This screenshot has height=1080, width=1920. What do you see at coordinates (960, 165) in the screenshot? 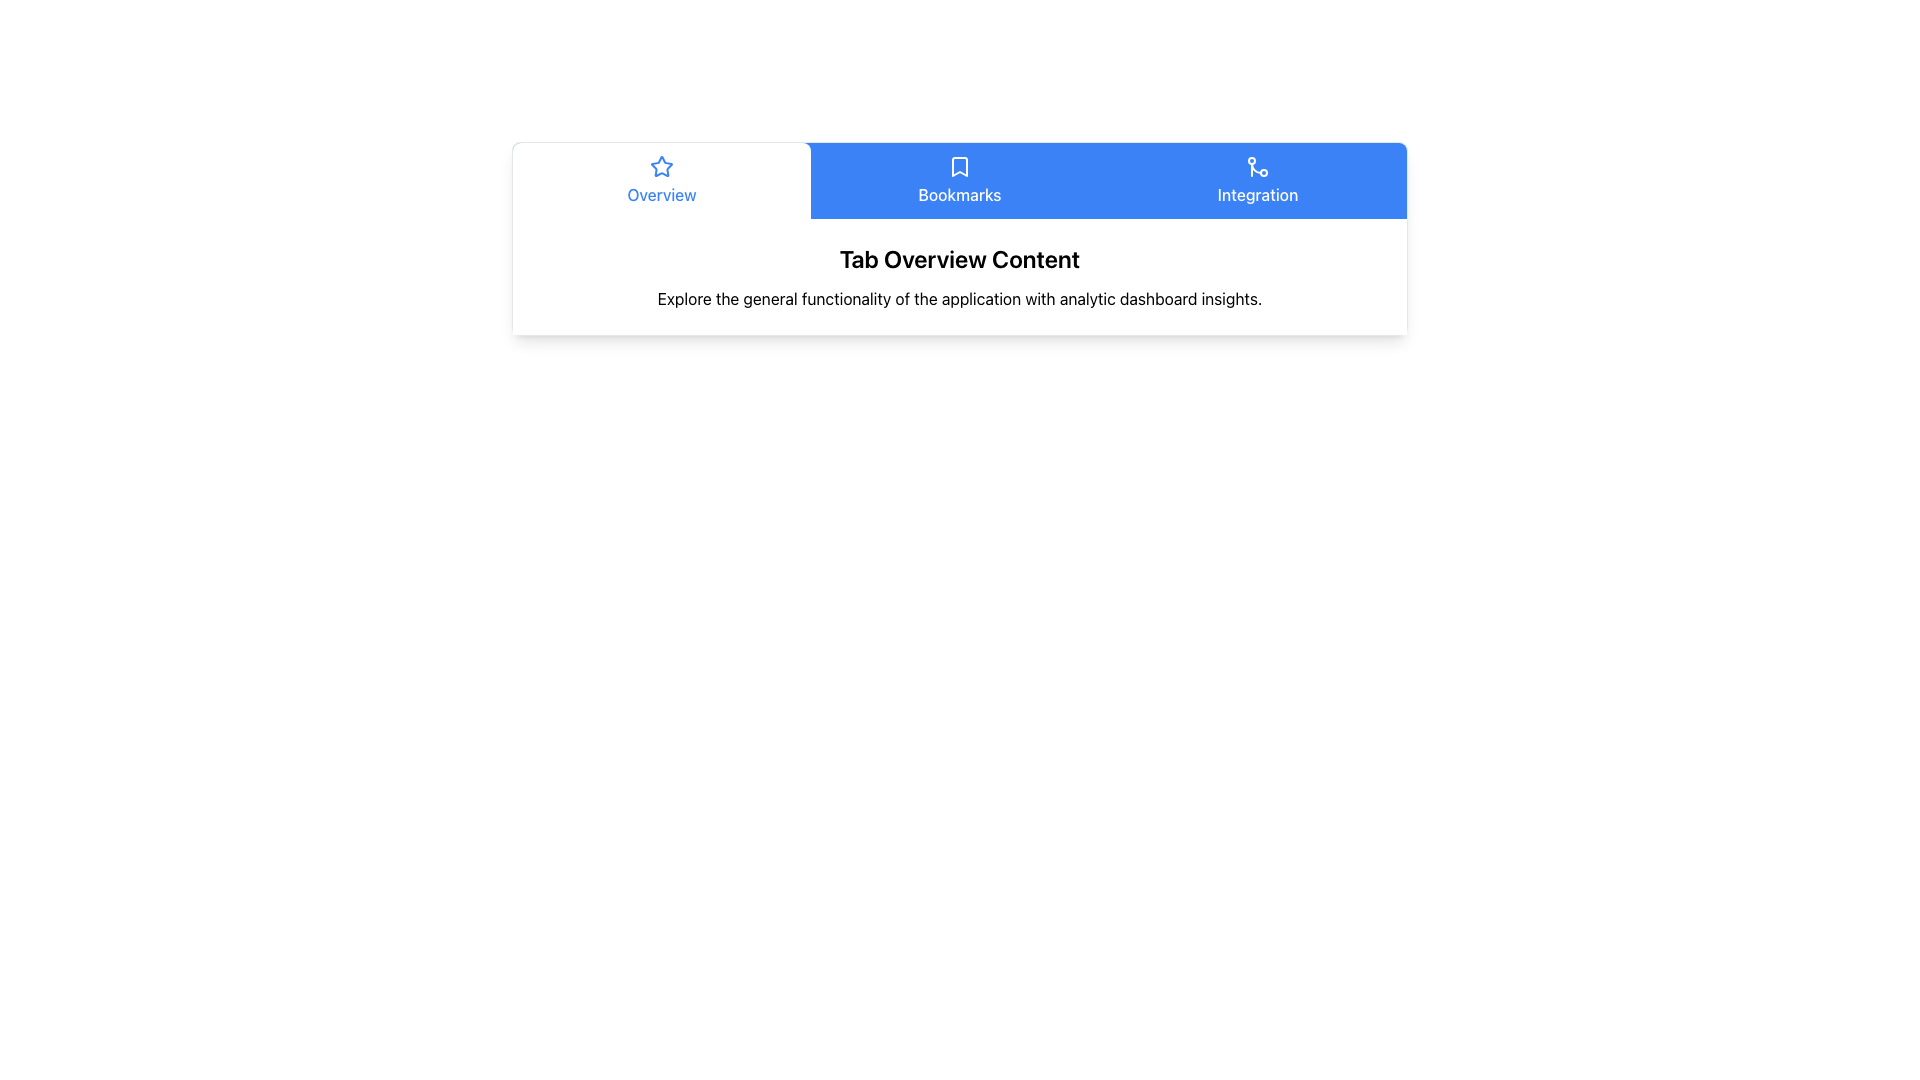
I see `the bookmark icon, which is a small ribbon-shaped icon located in the navigation bar above the 'Bookmarks' label` at bounding box center [960, 165].